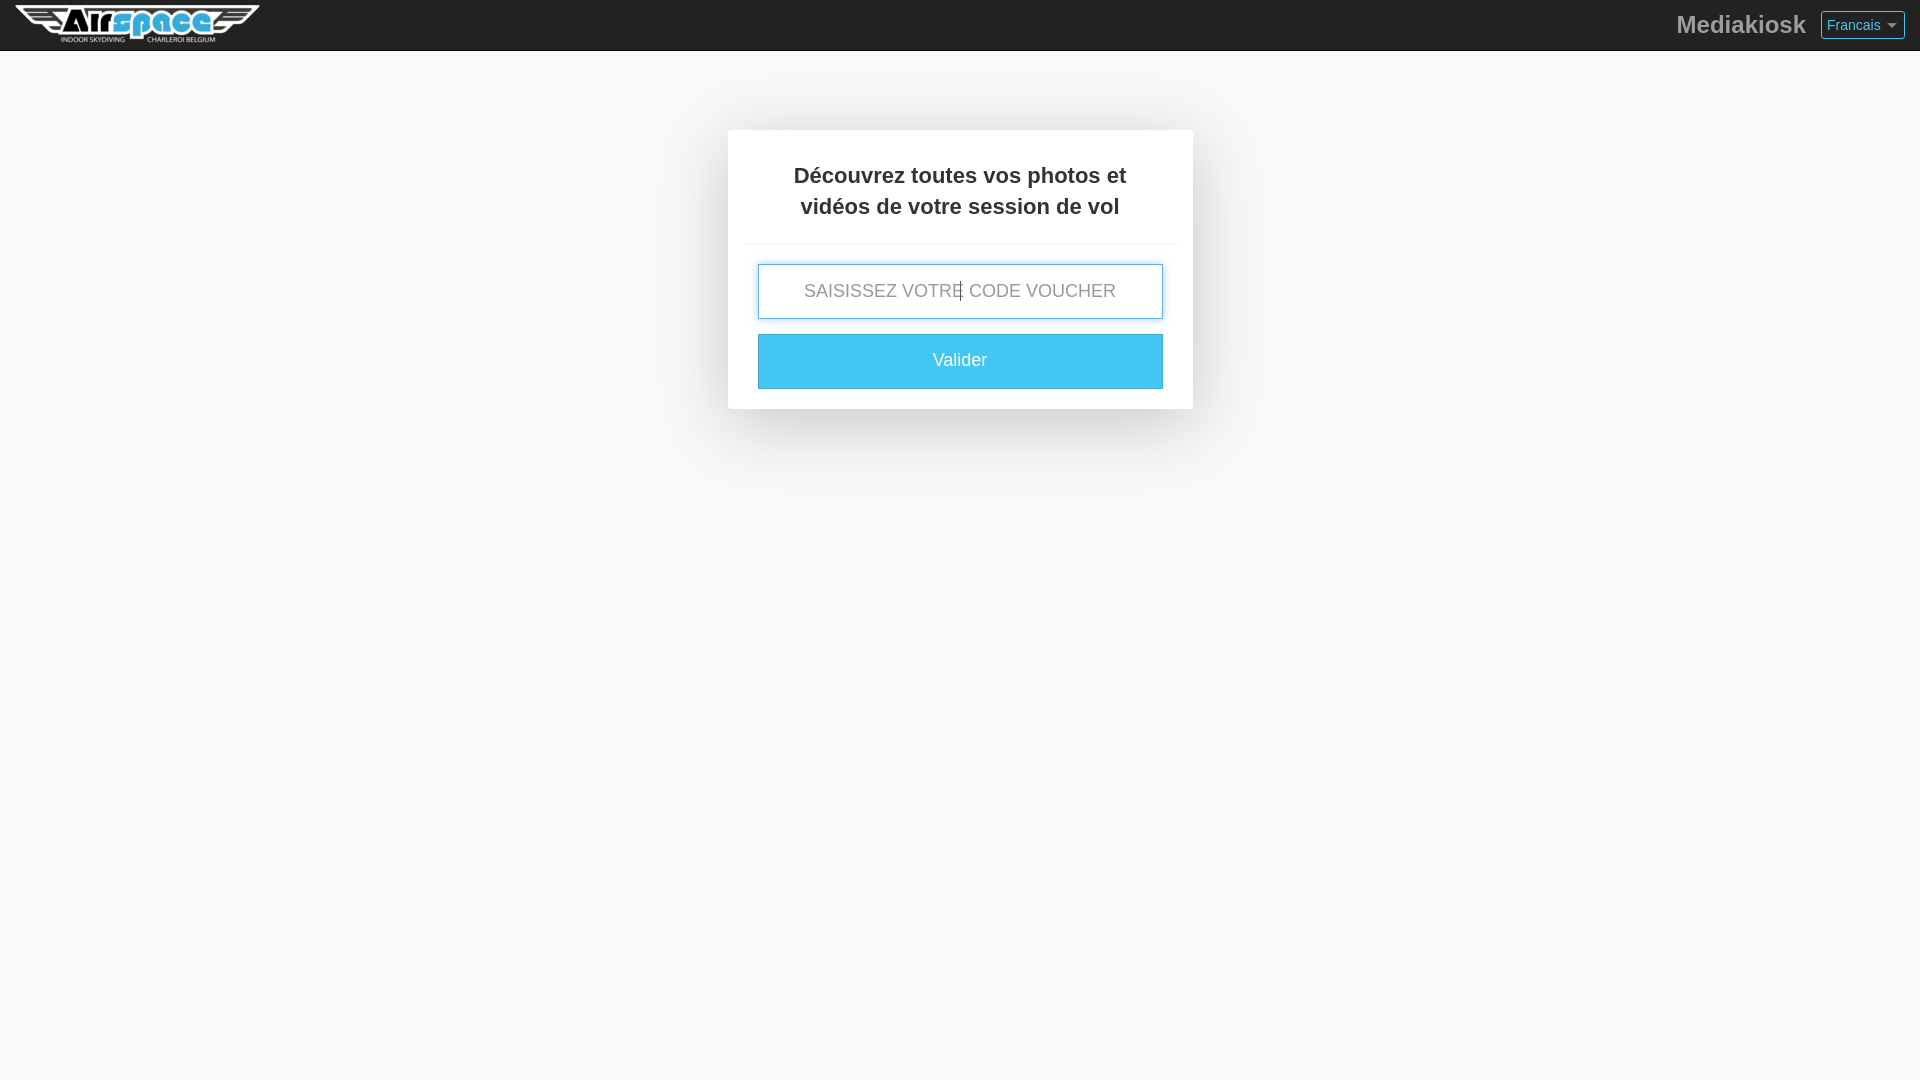  I want to click on 'Valider', so click(960, 361).